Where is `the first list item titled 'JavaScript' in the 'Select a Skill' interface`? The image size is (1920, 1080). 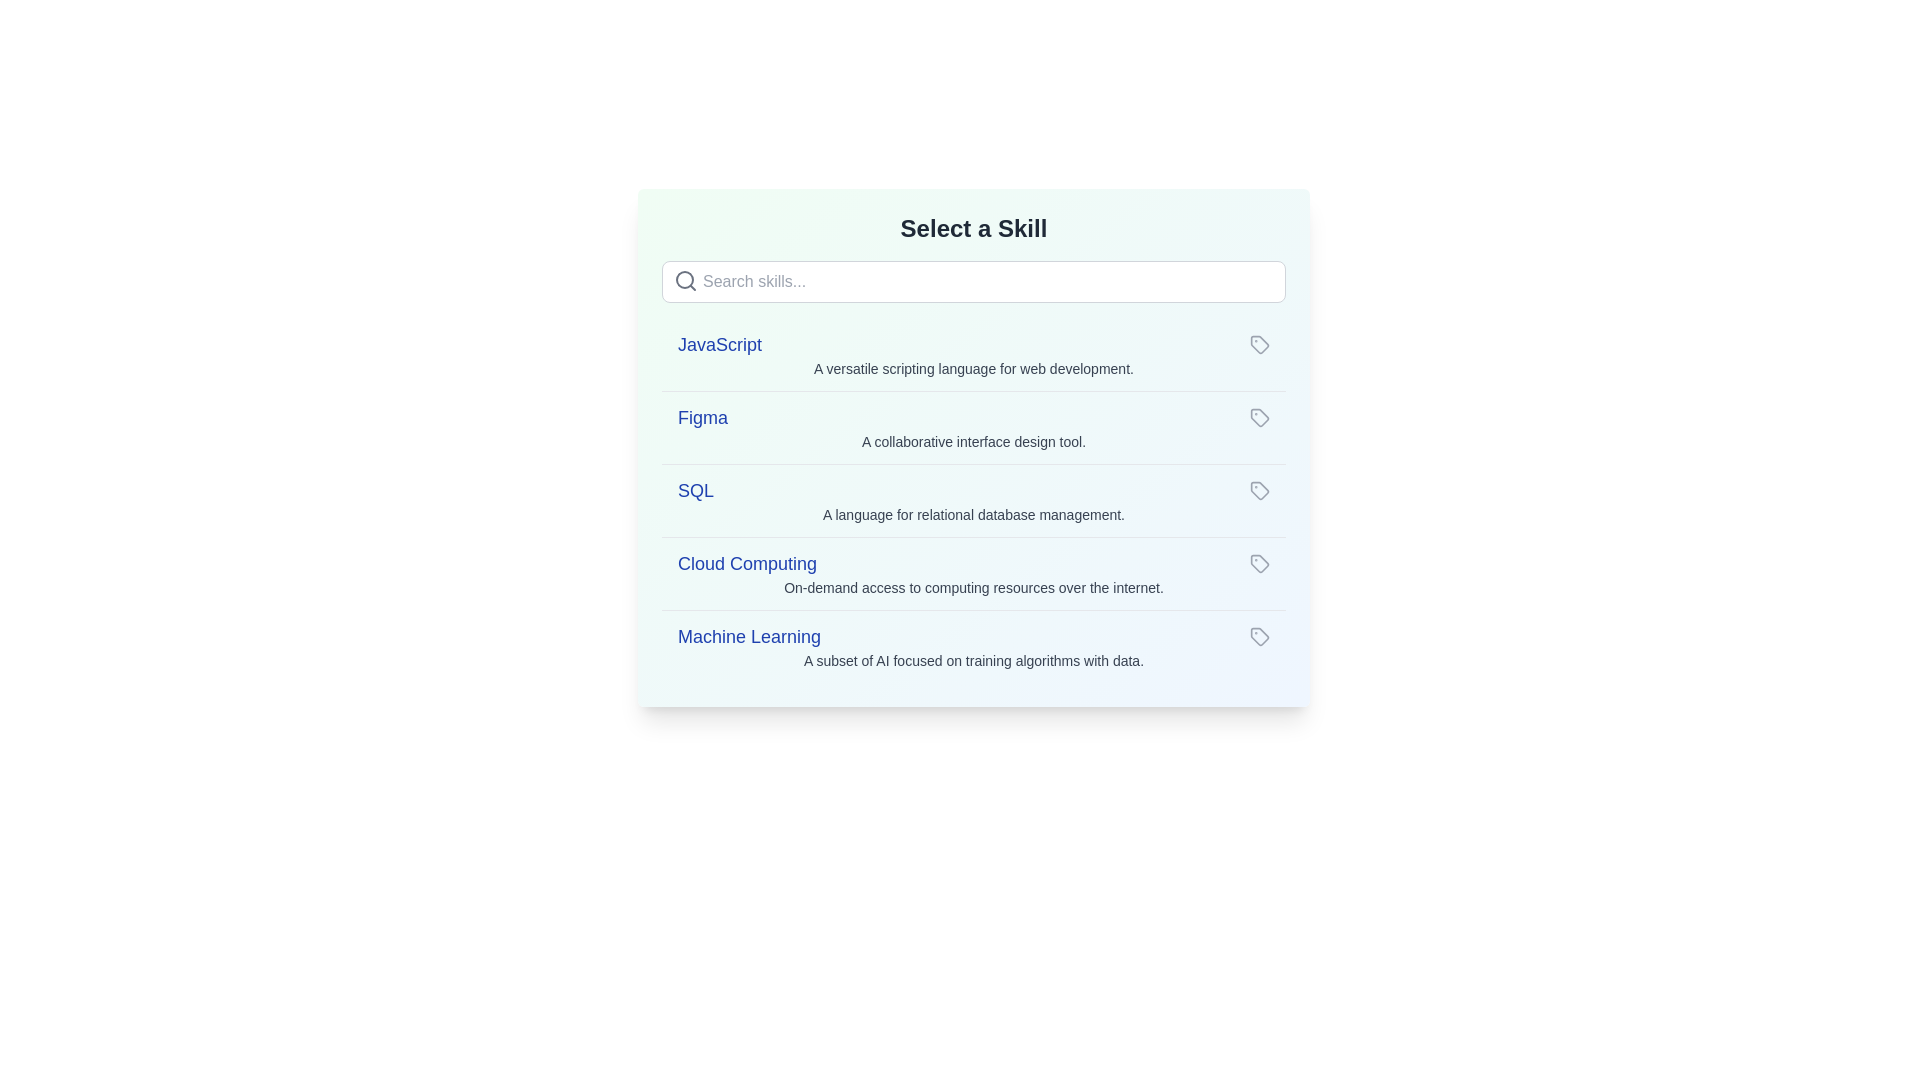 the first list item titled 'JavaScript' in the 'Select a Skill' interface is located at coordinates (974, 353).